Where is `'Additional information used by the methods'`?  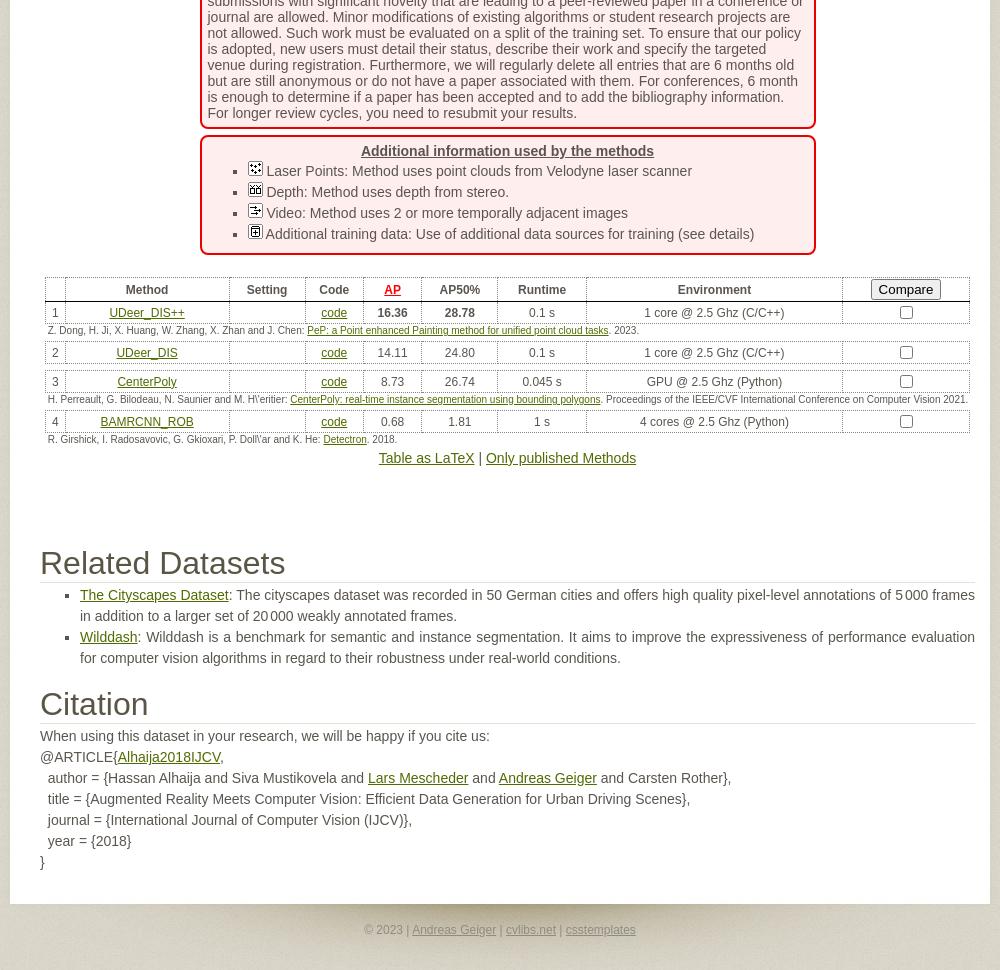 'Additional information used by the methods' is located at coordinates (507, 150).